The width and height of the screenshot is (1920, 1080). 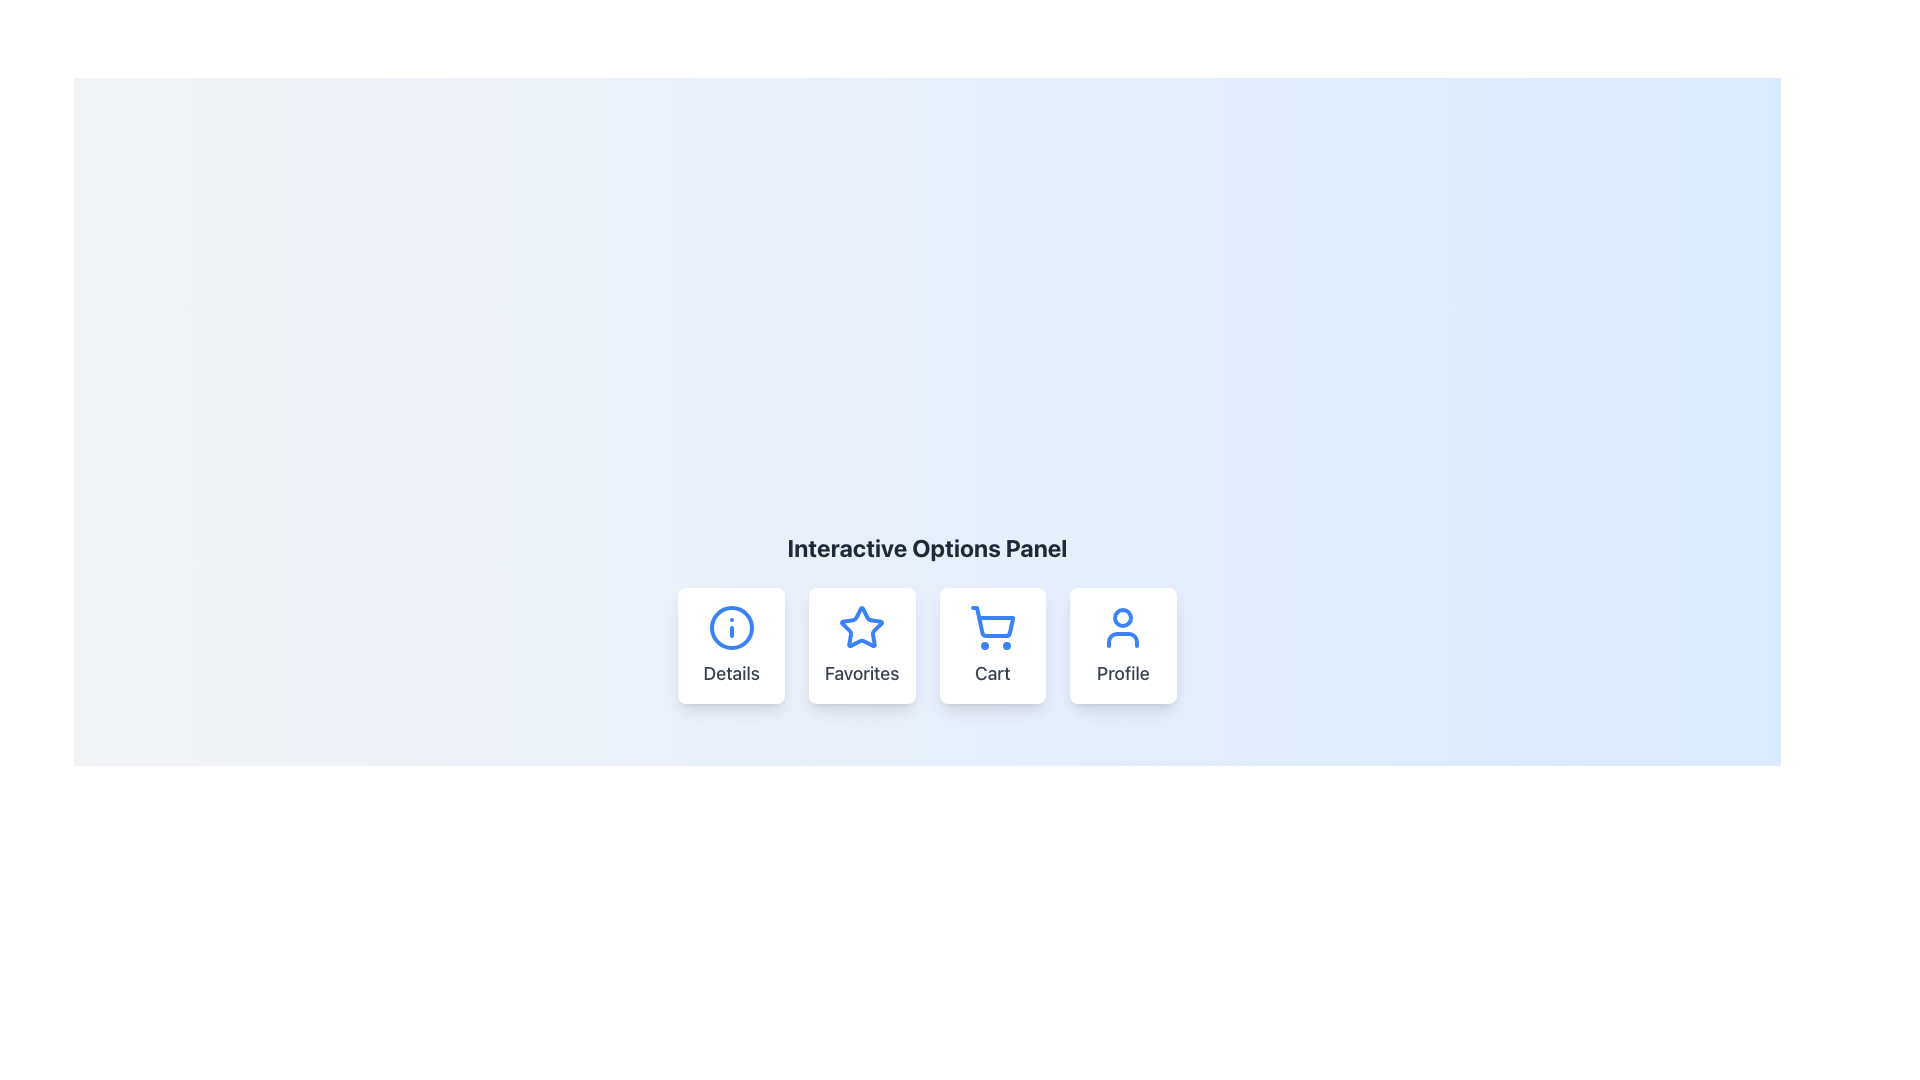 I want to click on the SVG circle element that represents the head component of the profile icon, which is the fourth option from the left in the row of icons at the bottom center of the interface, so click(x=1123, y=616).